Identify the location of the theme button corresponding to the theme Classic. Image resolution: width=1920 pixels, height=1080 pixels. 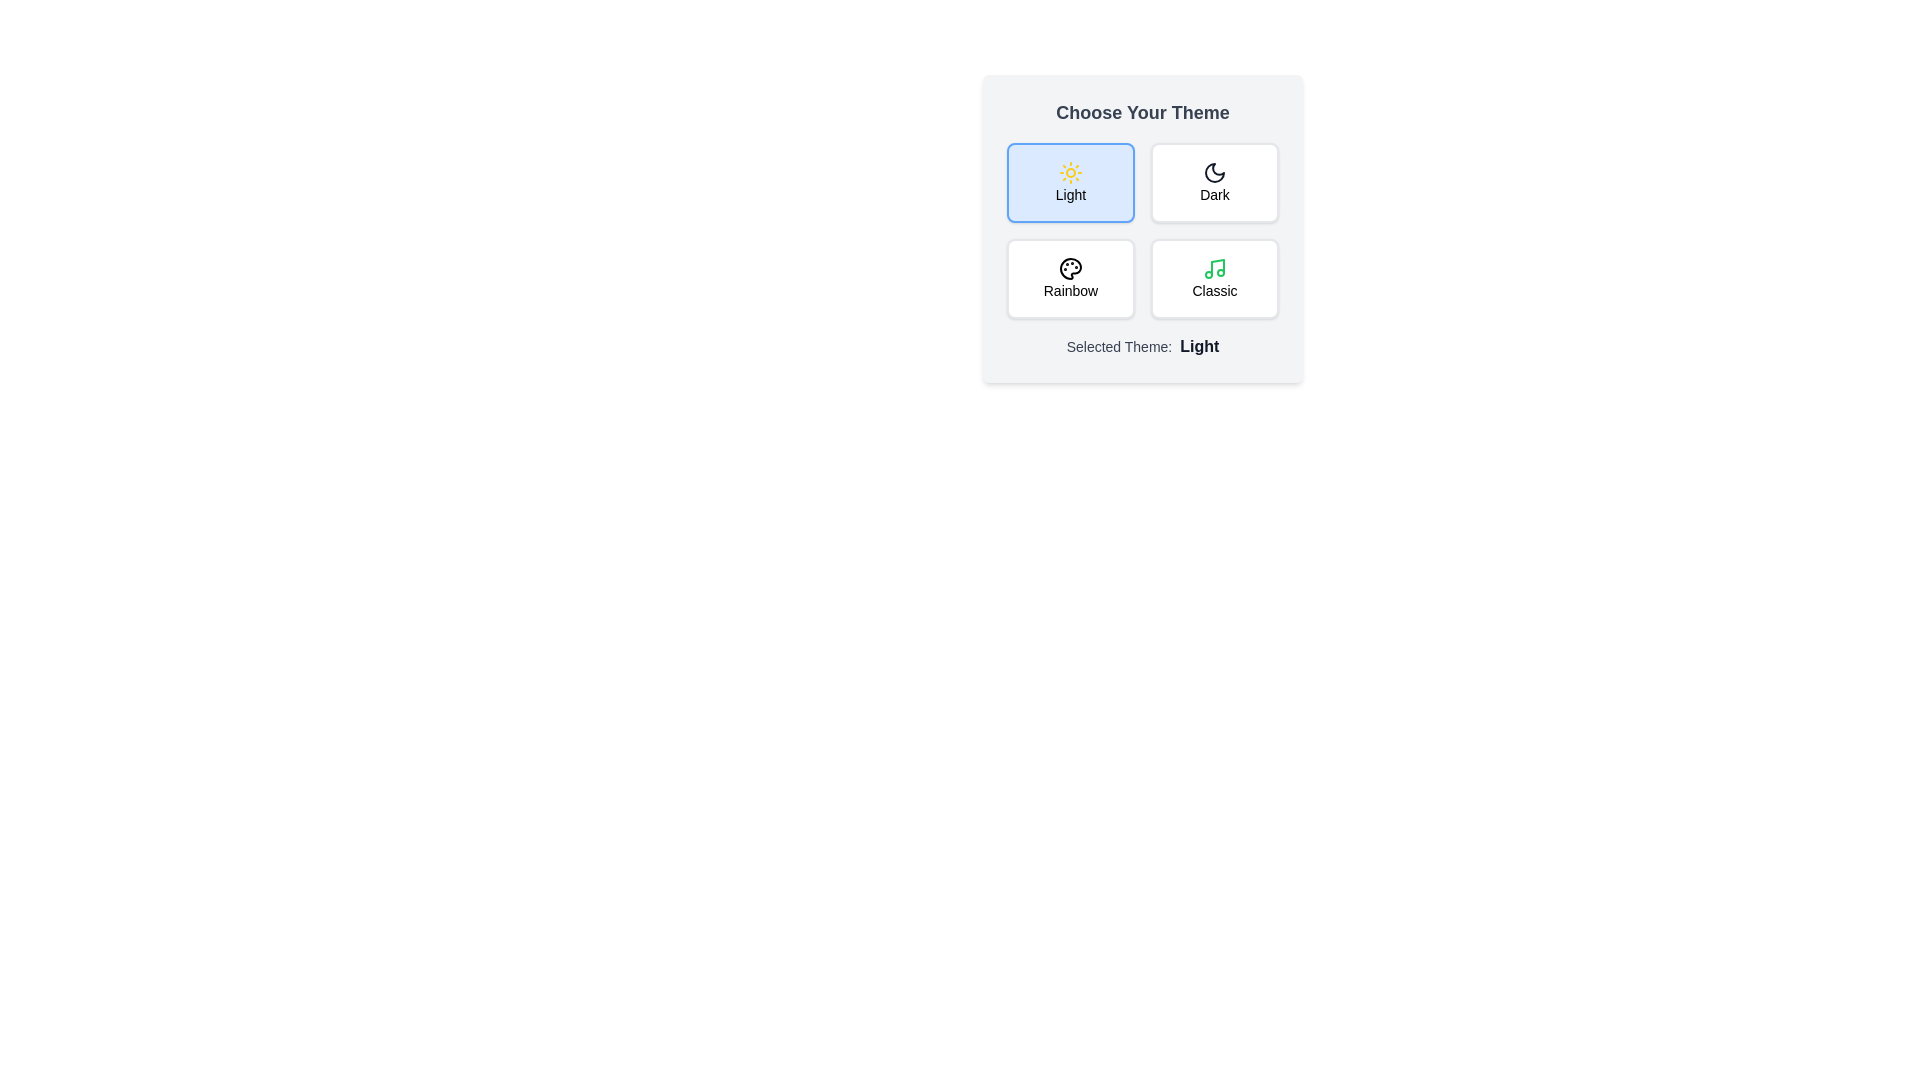
(1213, 278).